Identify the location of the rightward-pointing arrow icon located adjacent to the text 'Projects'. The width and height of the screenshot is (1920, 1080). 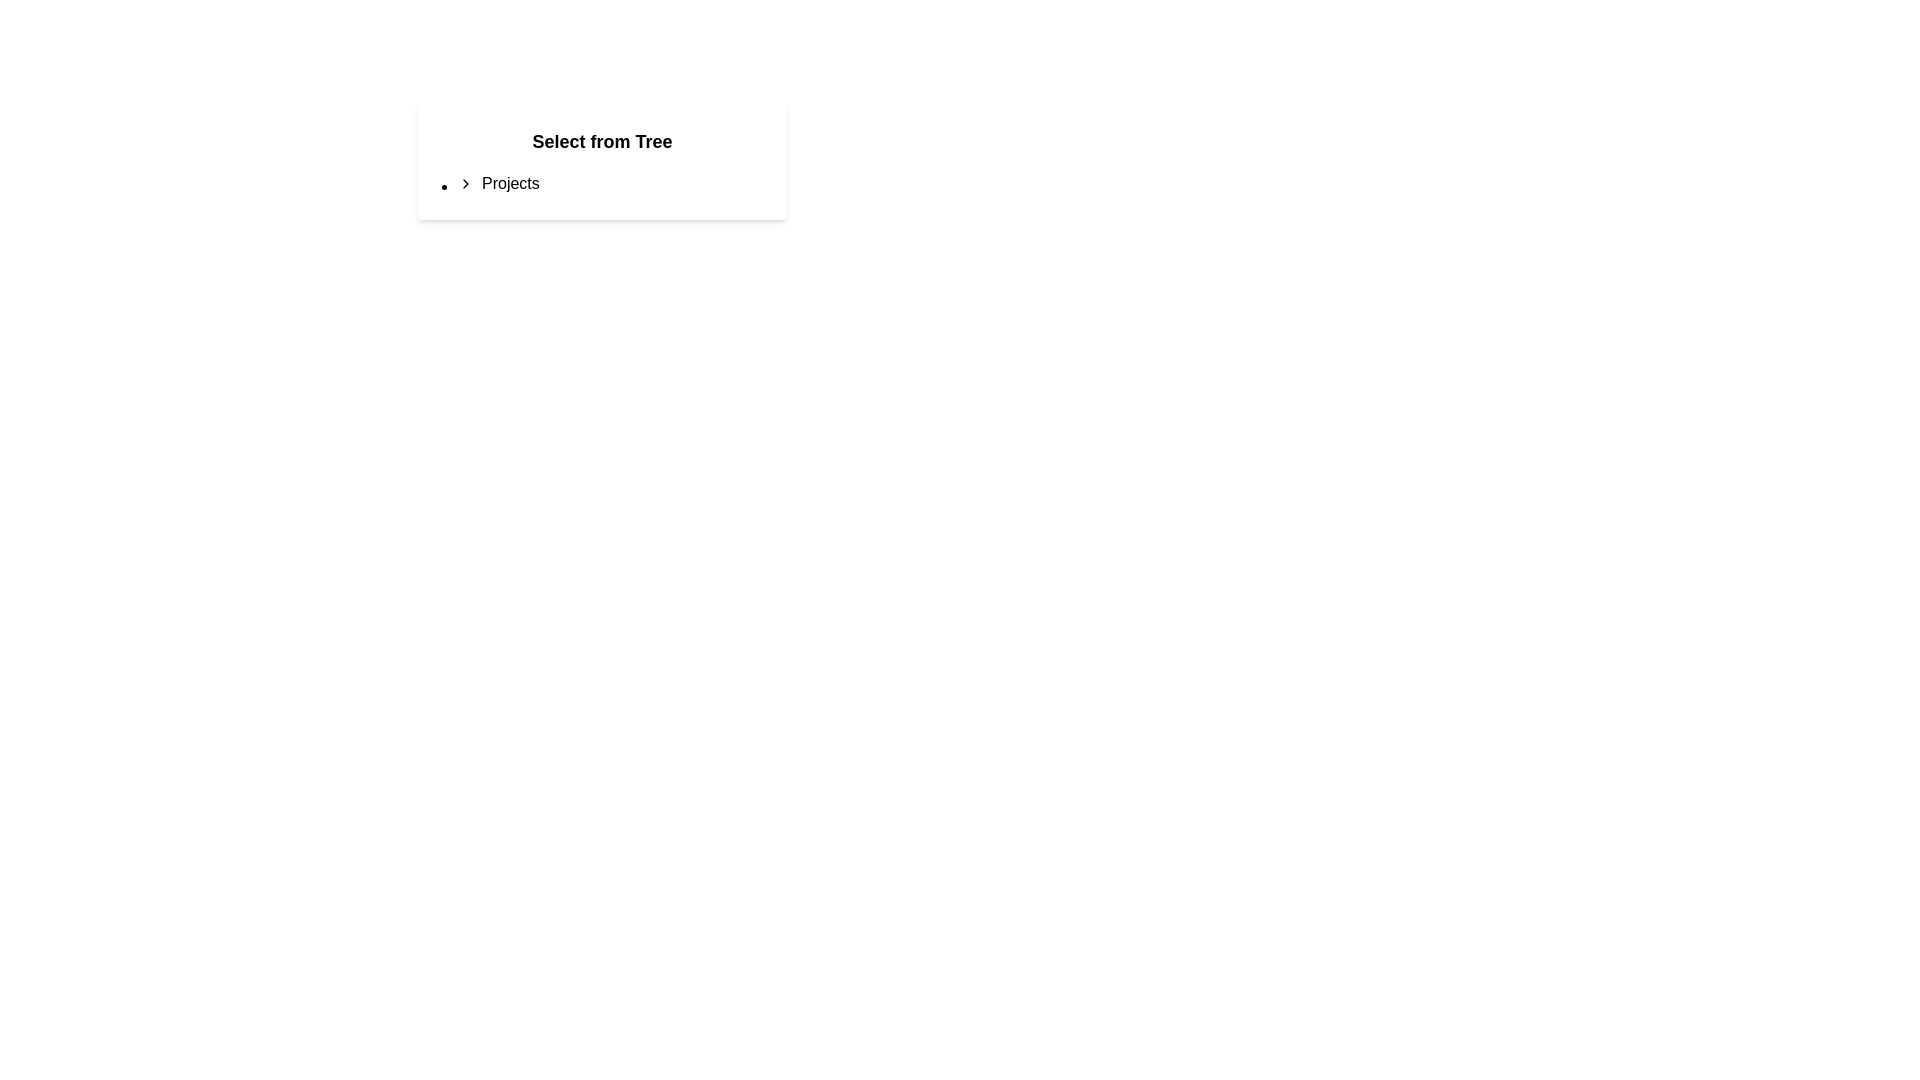
(464, 184).